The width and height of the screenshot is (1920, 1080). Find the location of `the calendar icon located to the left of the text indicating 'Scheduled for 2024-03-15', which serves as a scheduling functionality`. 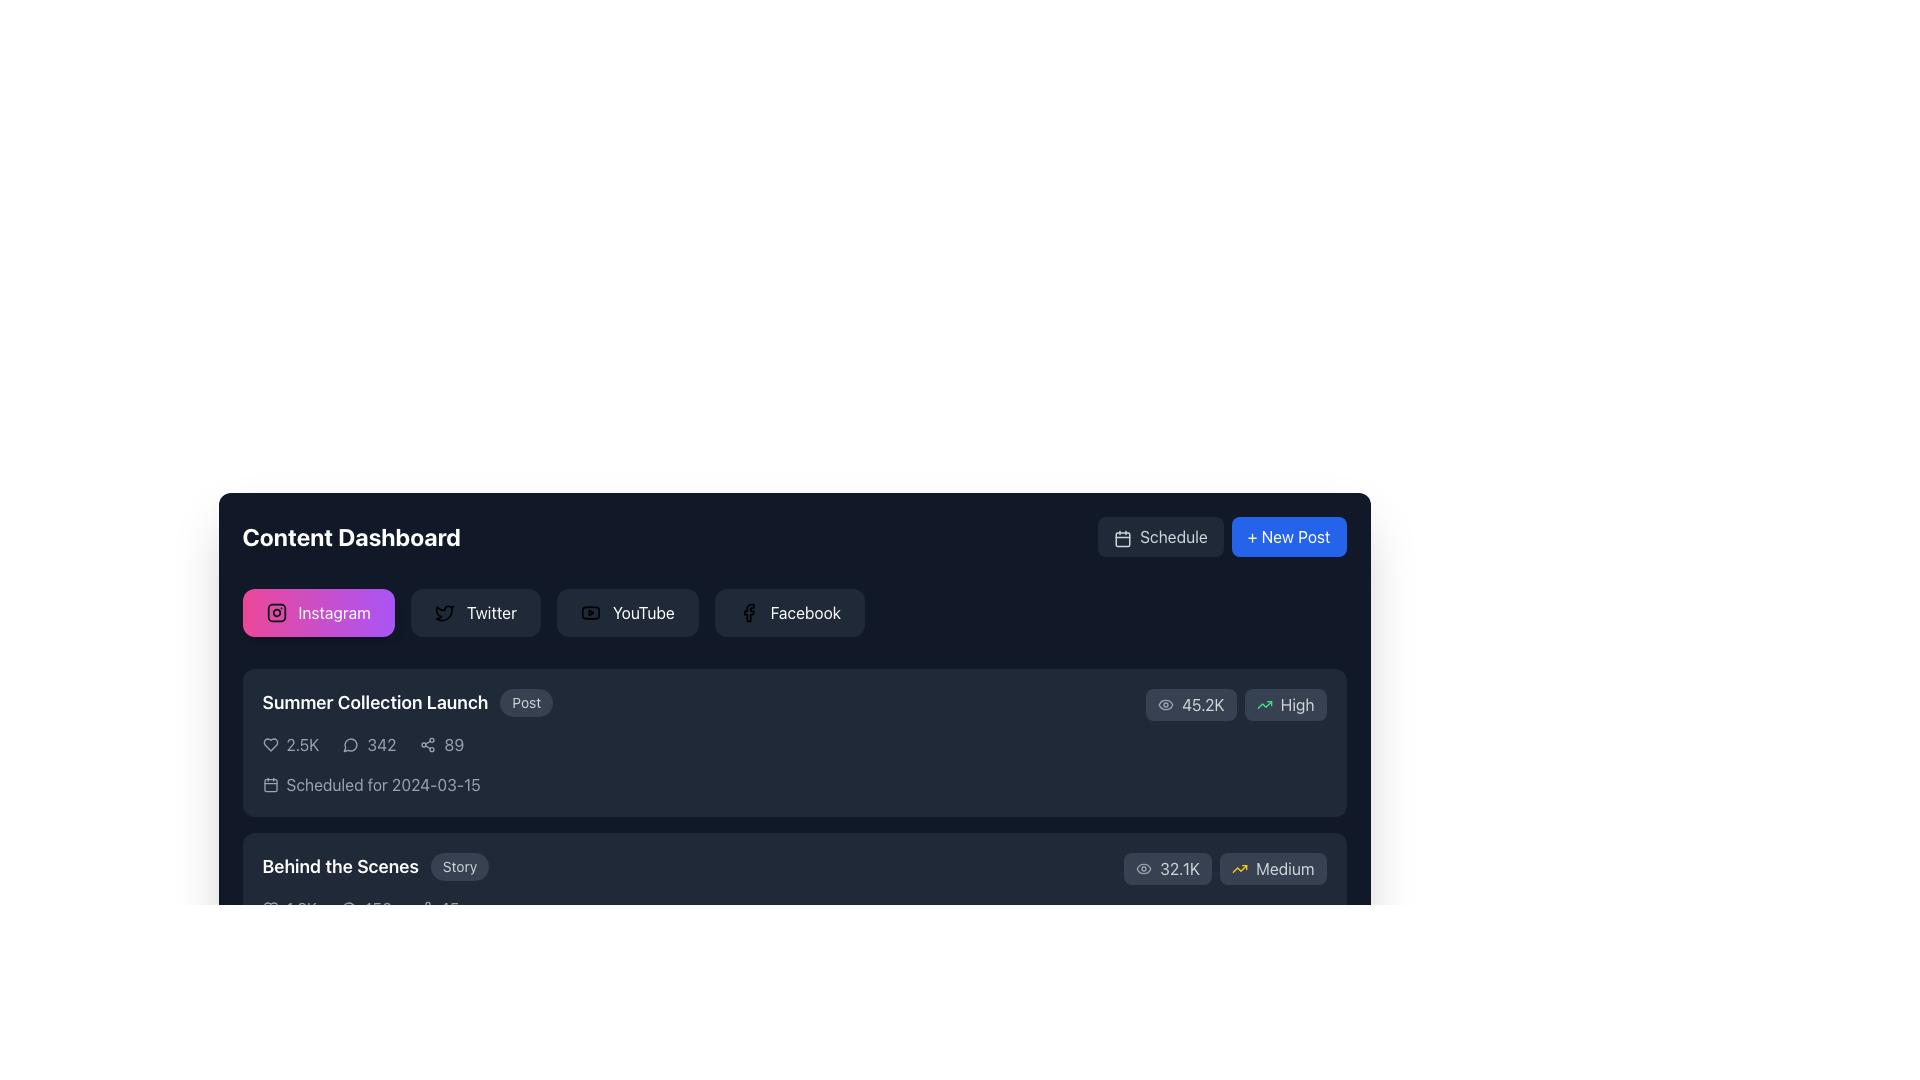

the calendar icon located to the left of the text indicating 'Scheduled for 2024-03-15', which serves as a scheduling functionality is located at coordinates (269, 784).